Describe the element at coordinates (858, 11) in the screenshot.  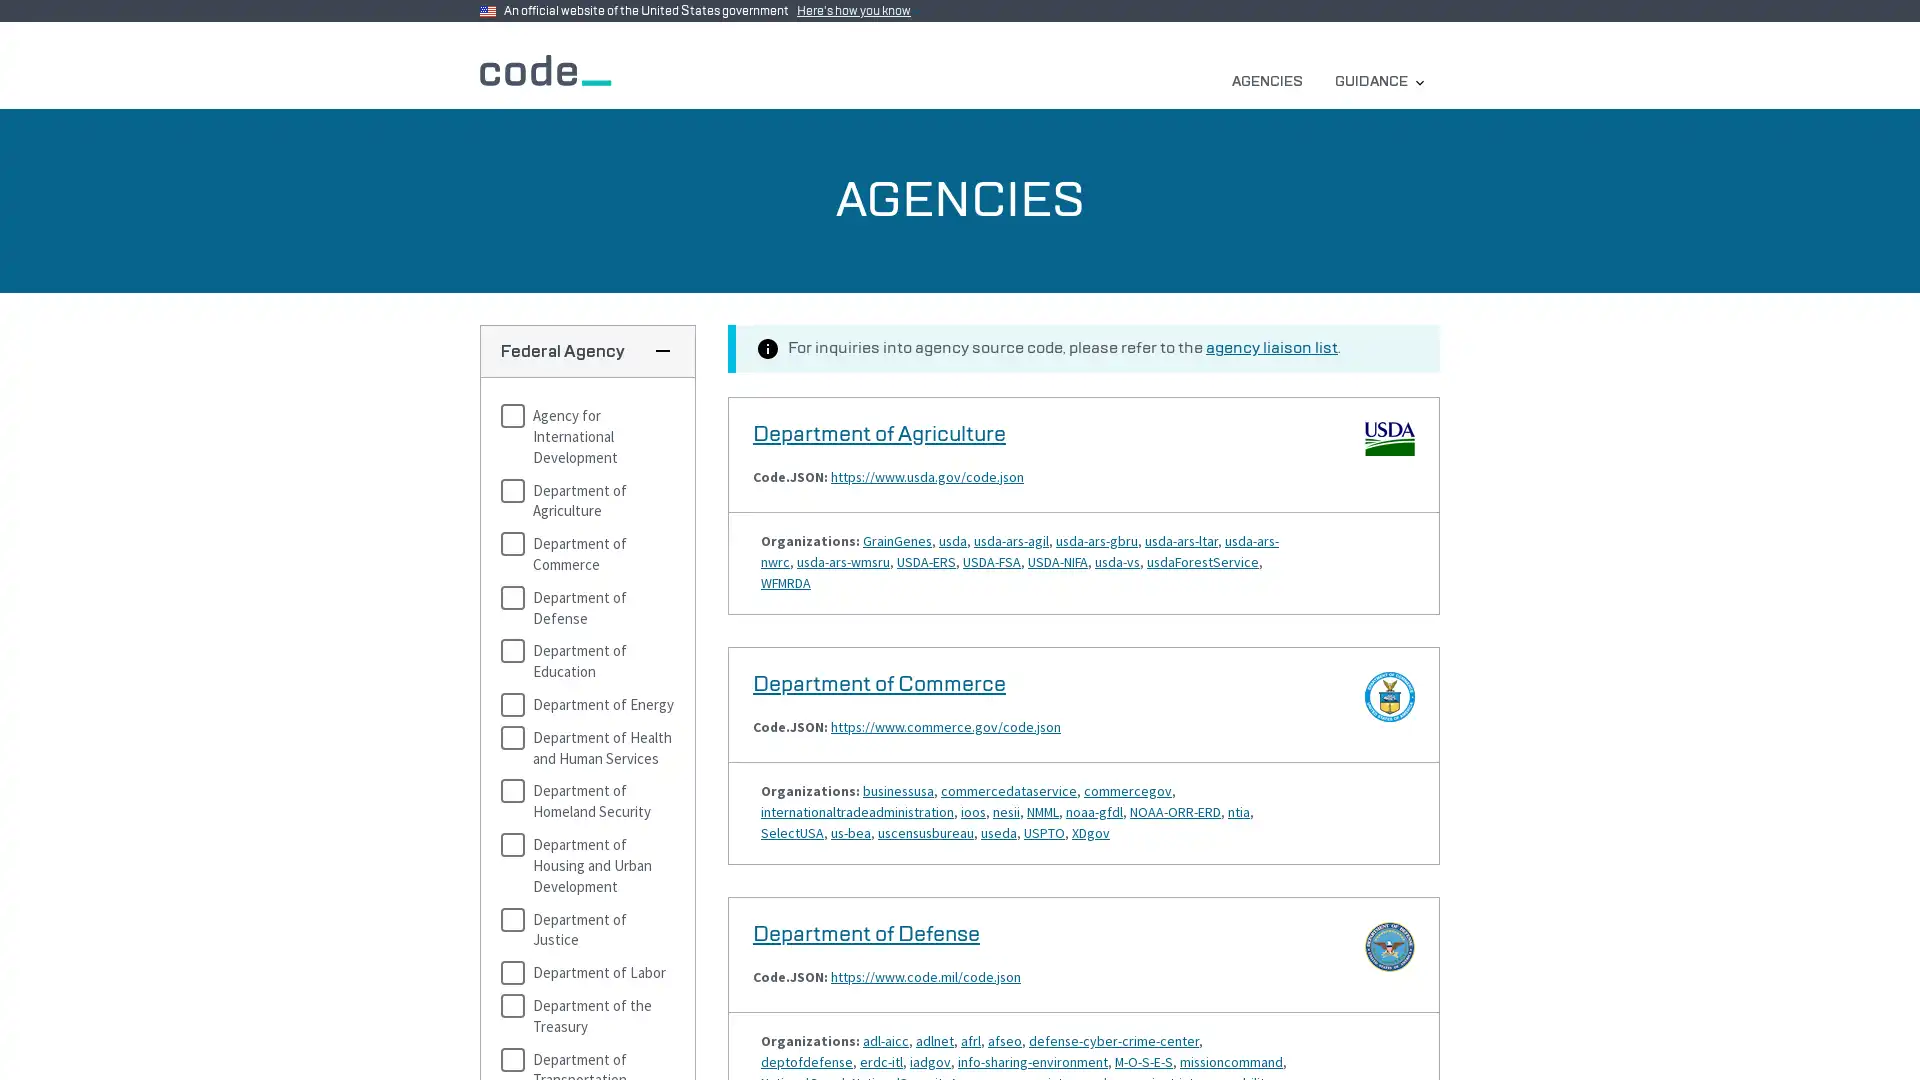
I see `Here's how you know` at that location.